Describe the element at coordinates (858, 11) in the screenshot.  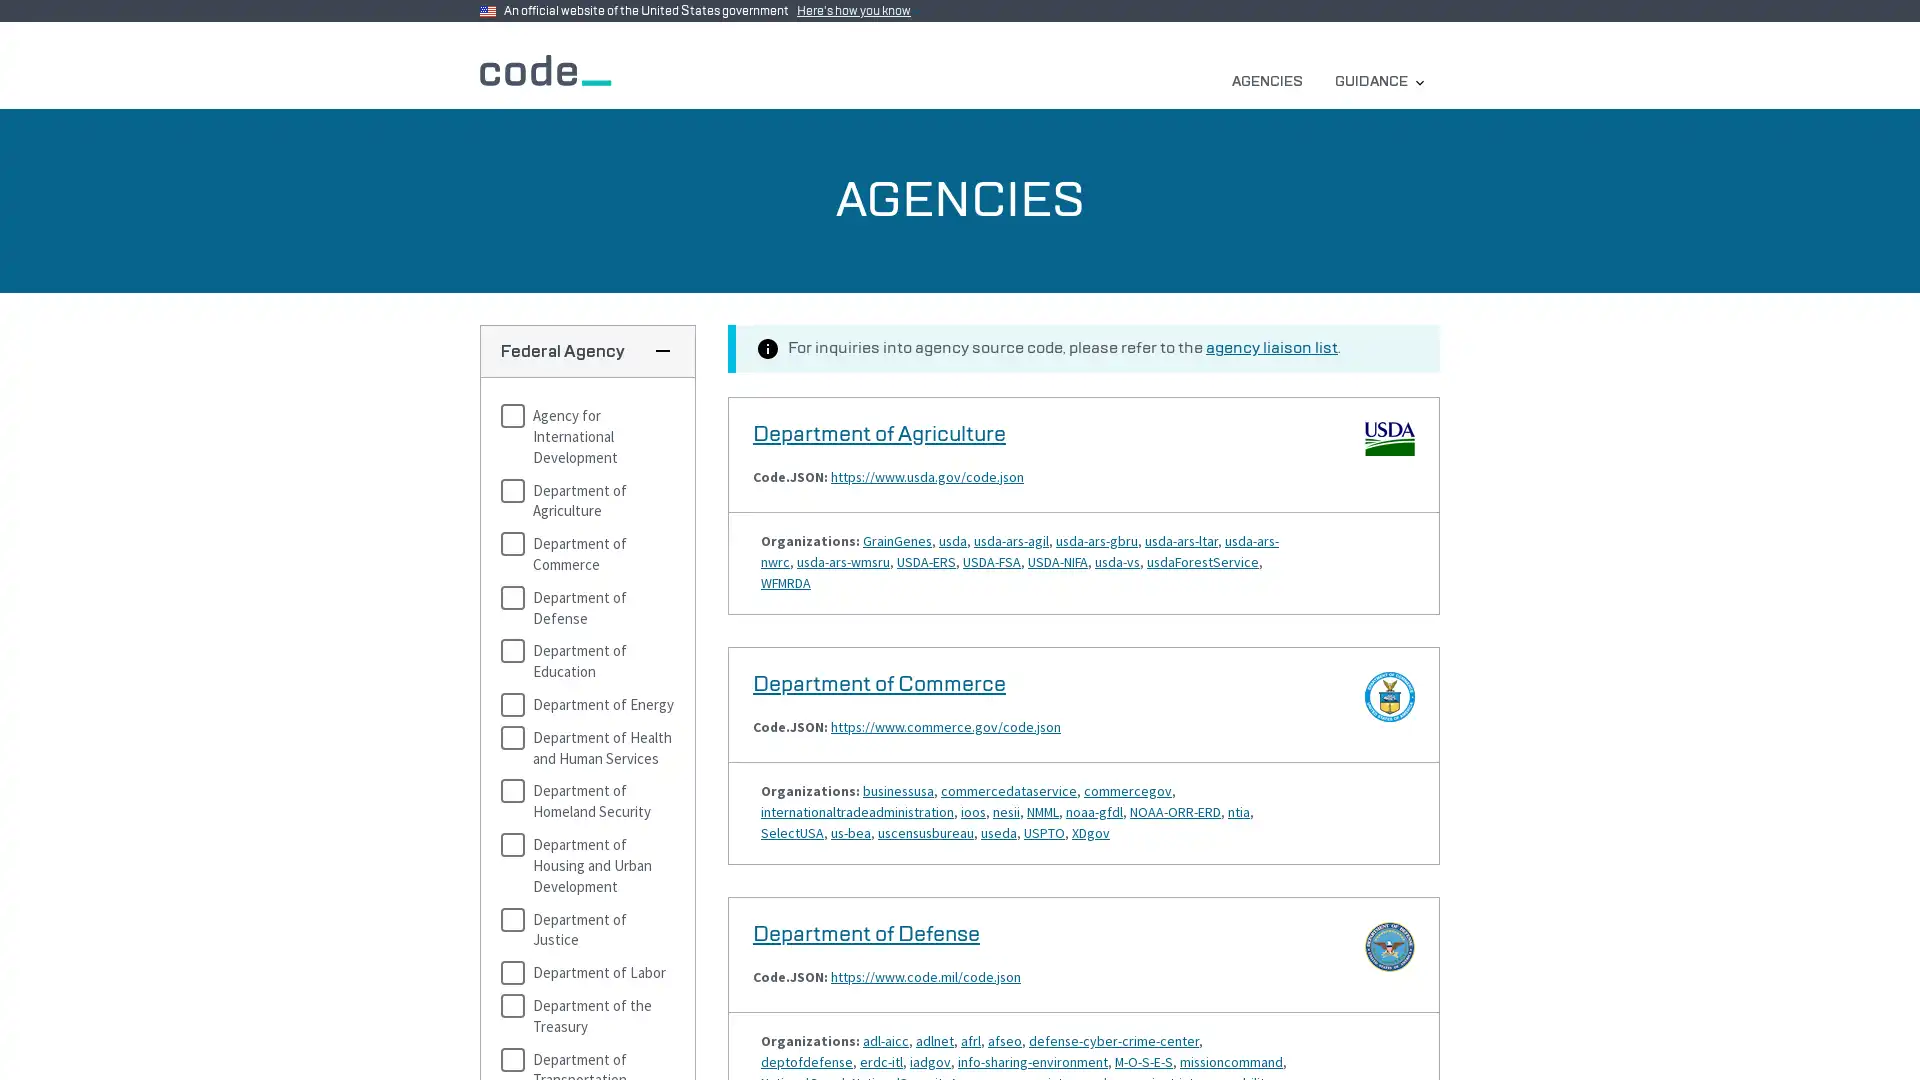
I see `Here's how you know` at that location.